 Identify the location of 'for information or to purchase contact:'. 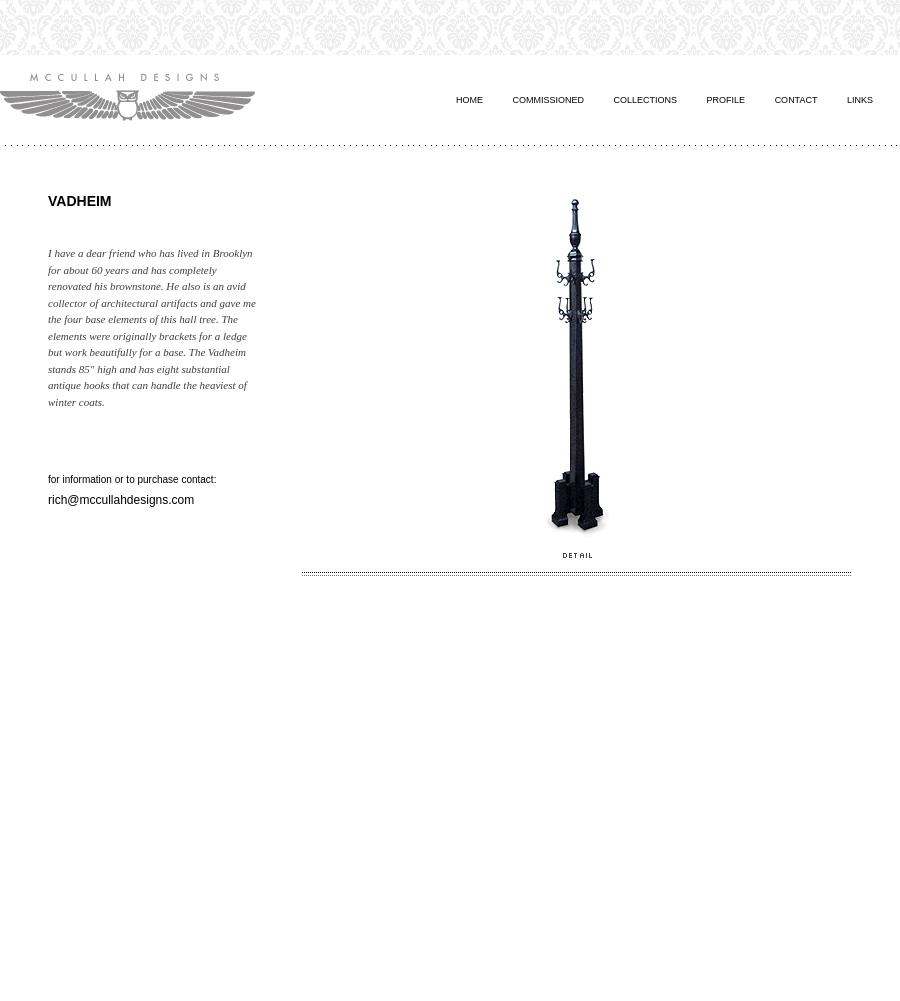
(132, 479).